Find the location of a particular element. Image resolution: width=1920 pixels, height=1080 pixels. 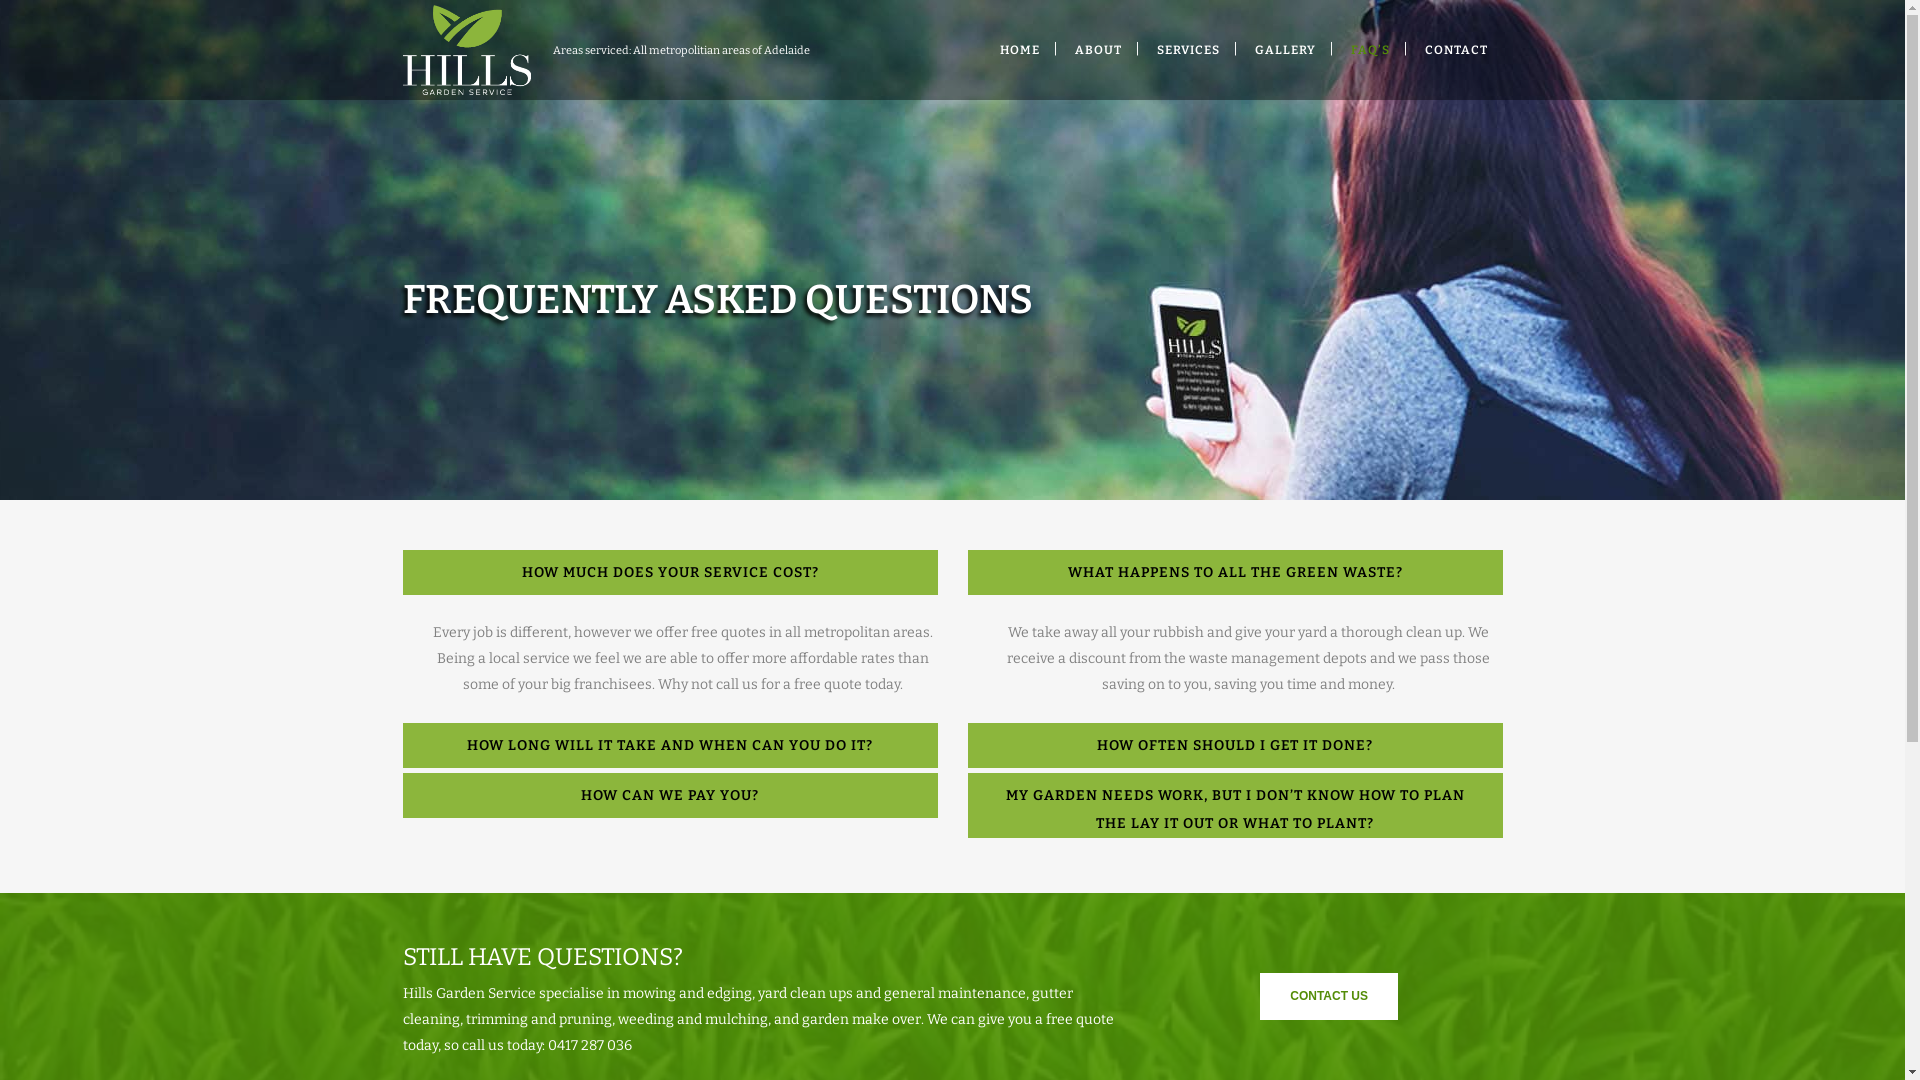

'0417 287 036' is located at coordinates (589, 1044).